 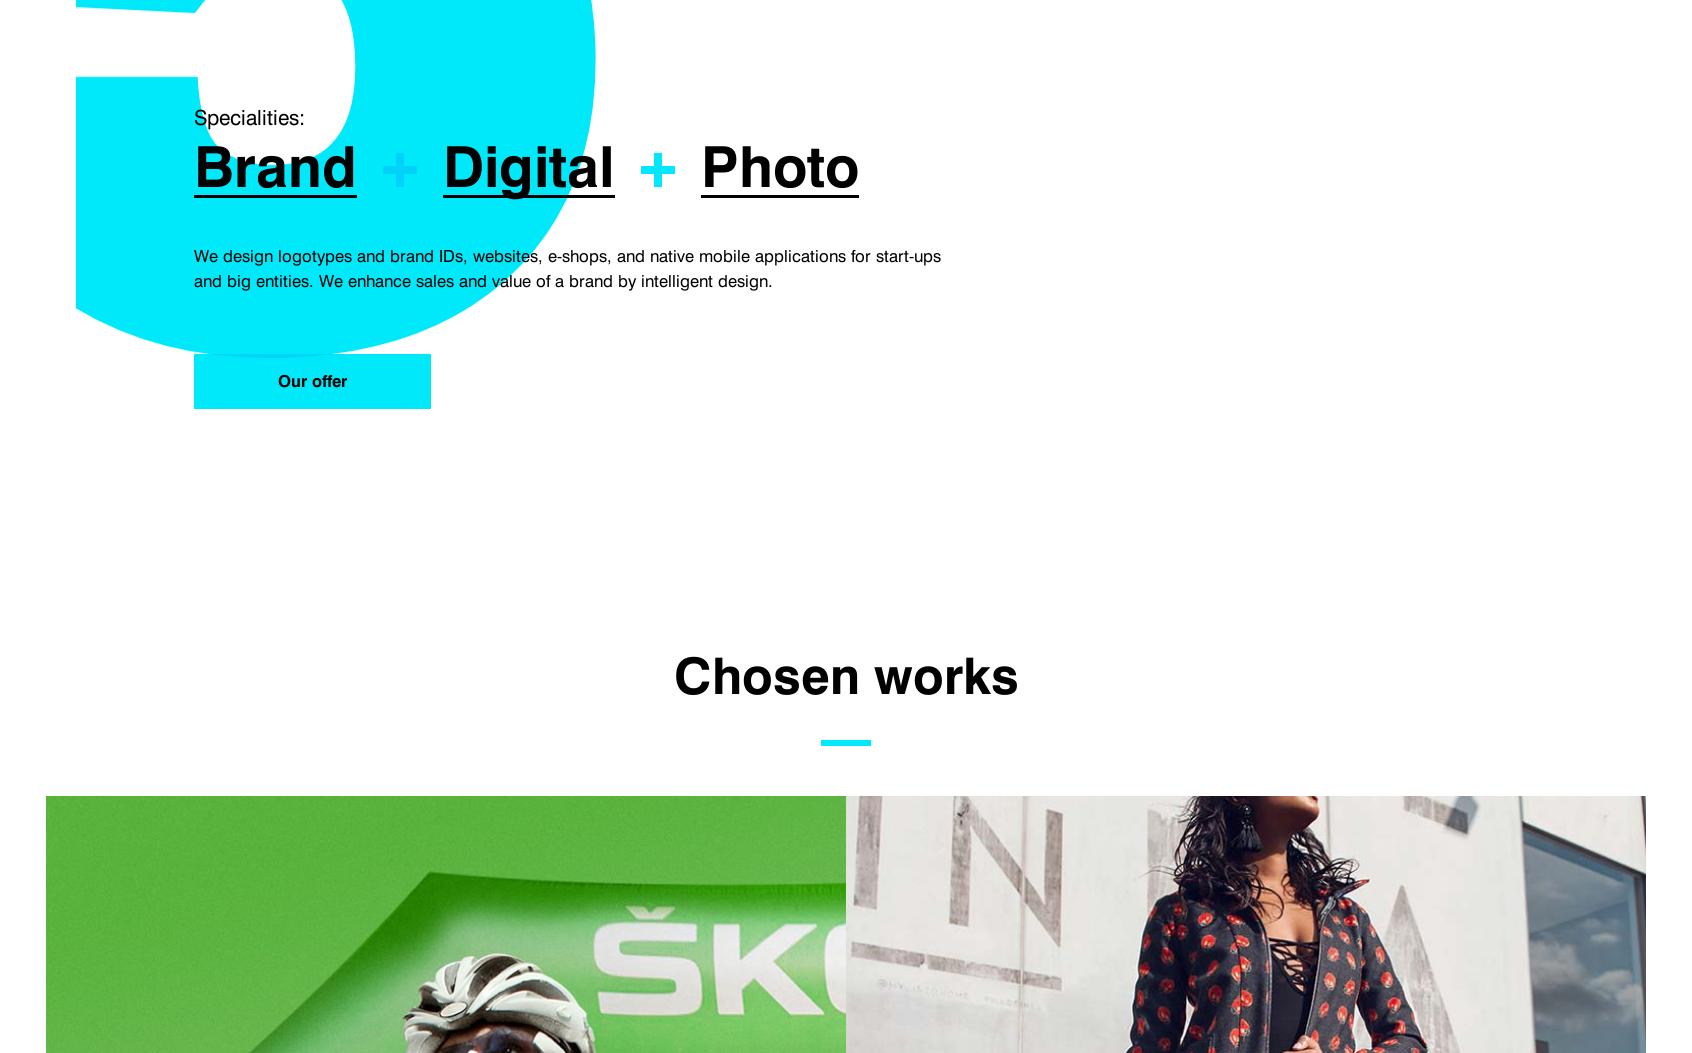 What do you see at coordinates (349, 86) in the screenshot?
I see `'Always Active'` at bounding box center [349, 86].